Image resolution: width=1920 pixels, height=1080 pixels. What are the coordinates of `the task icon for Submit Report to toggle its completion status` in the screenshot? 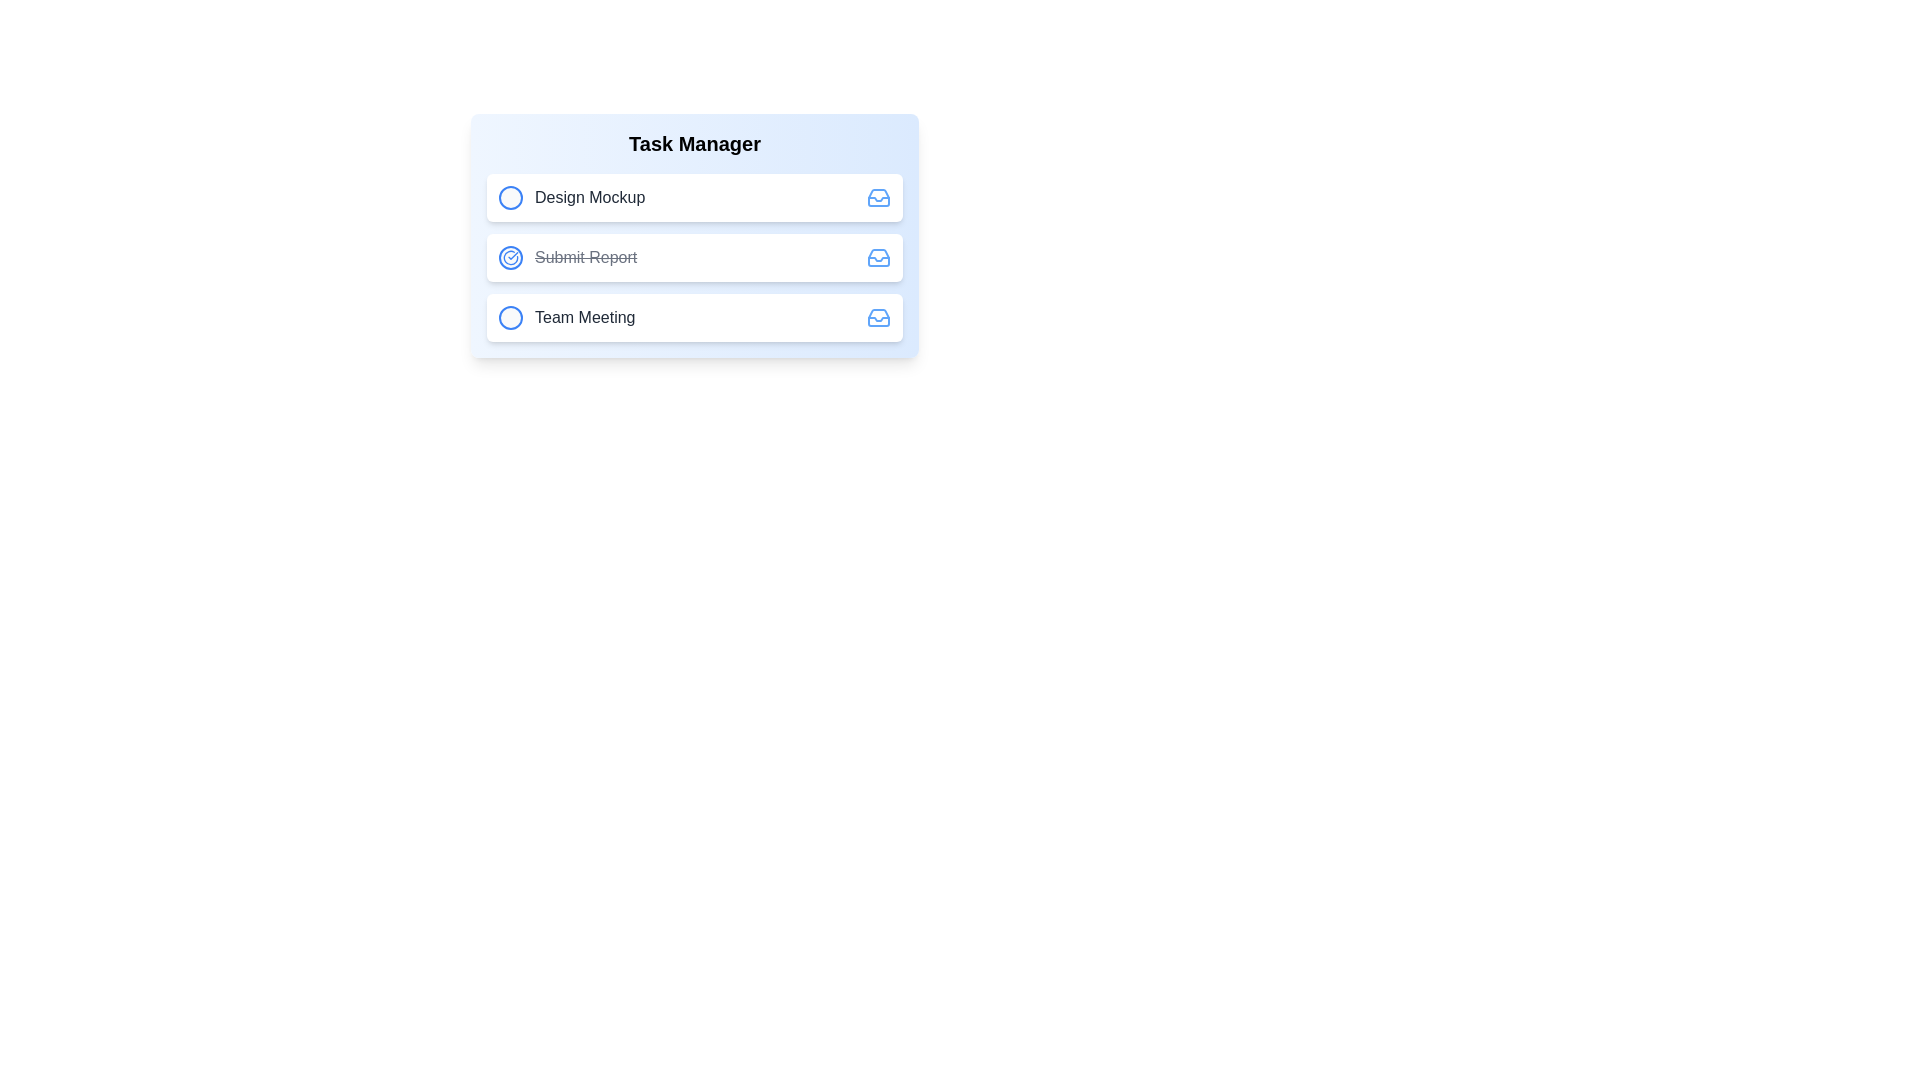 It's located at (510, 257).